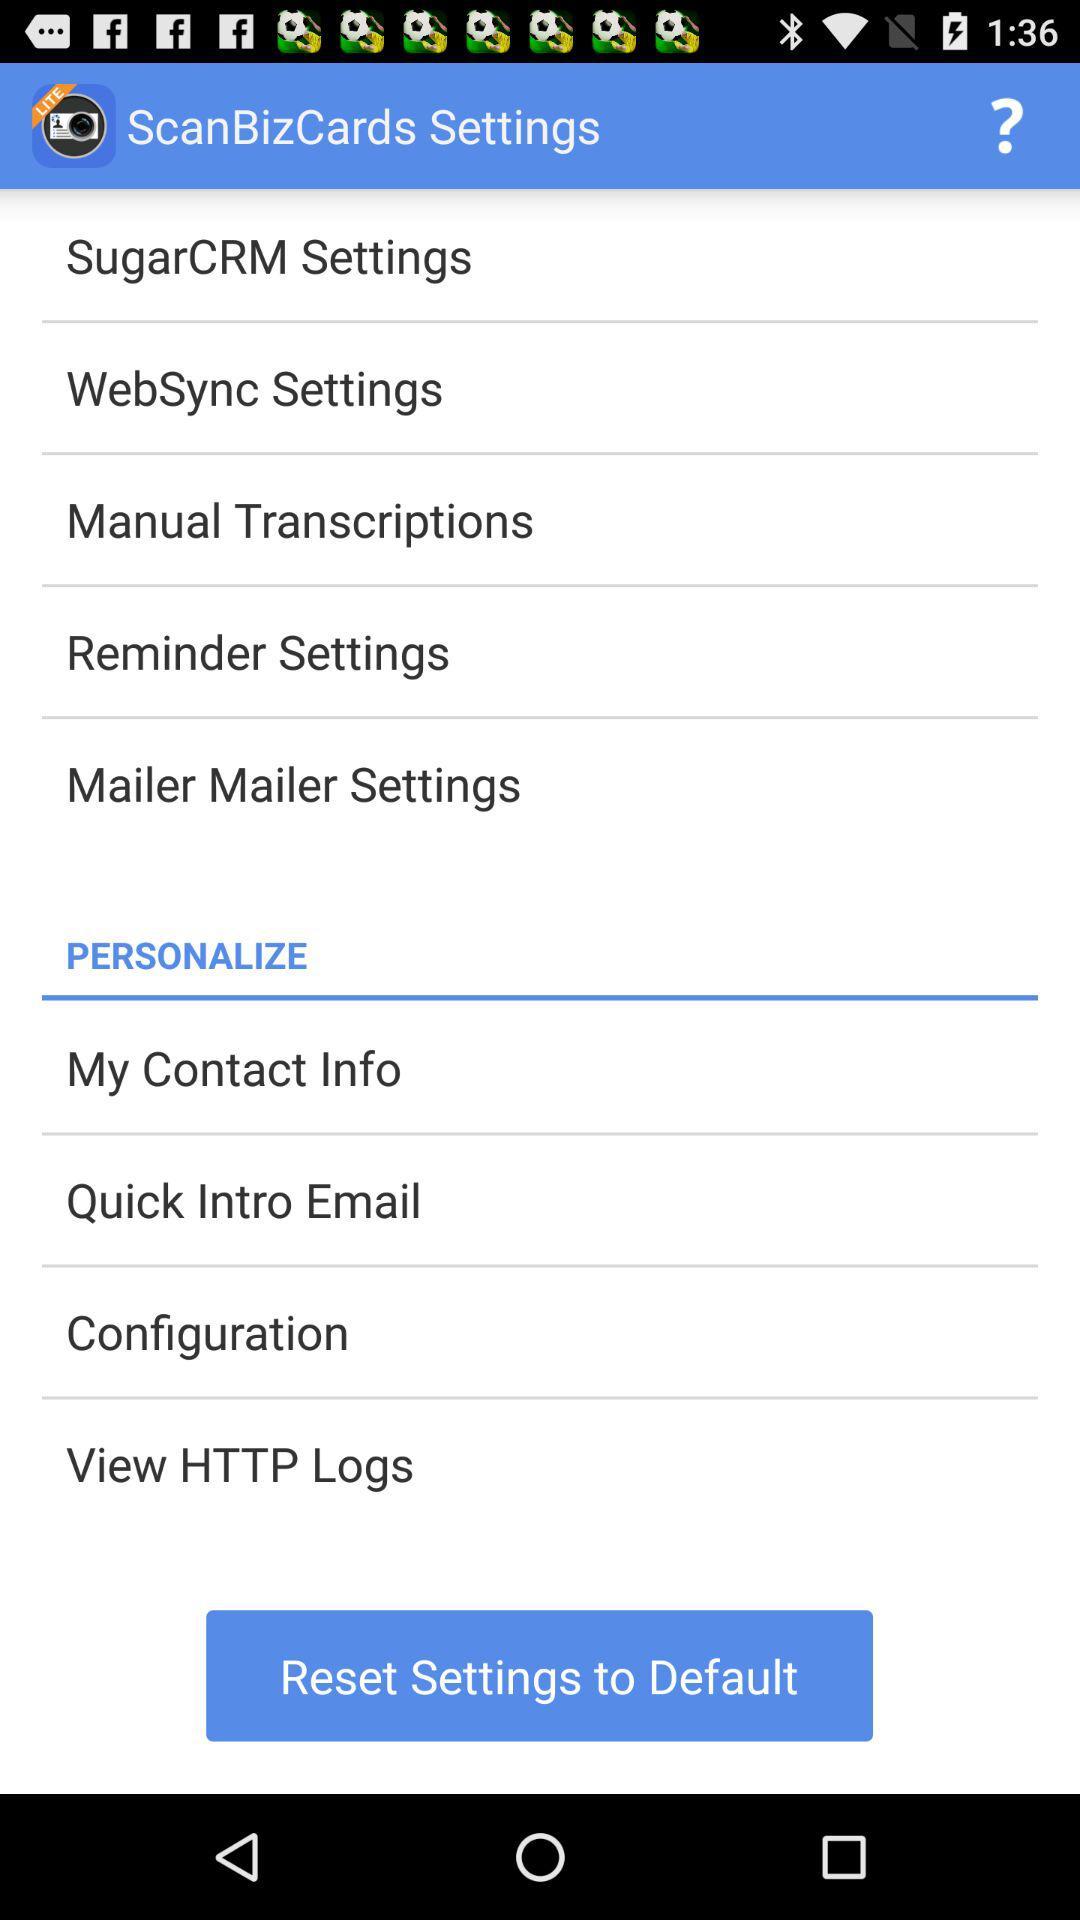 This screenshot has width=1080, height=1920. What do you see at coordinates (551, 953) in the screenshot?
I see `the personalize` at bounding box center [551, 953].